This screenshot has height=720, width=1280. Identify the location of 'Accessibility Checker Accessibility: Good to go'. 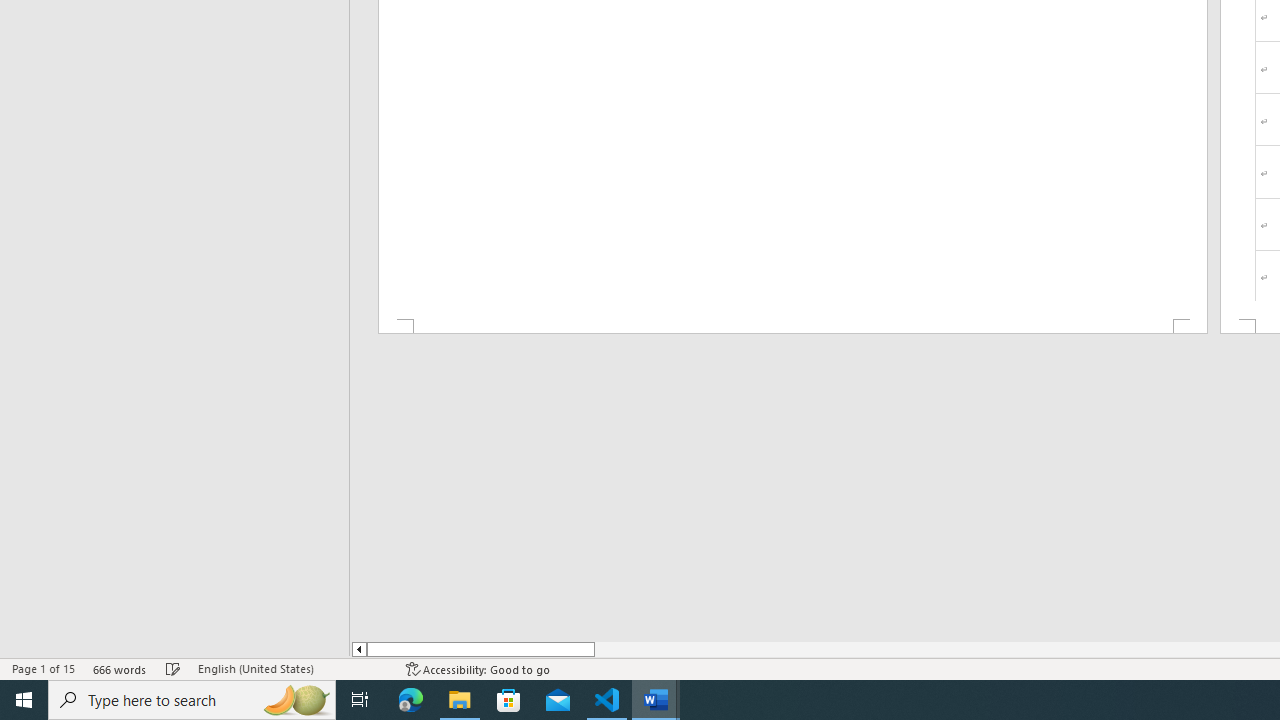
(477, 669).